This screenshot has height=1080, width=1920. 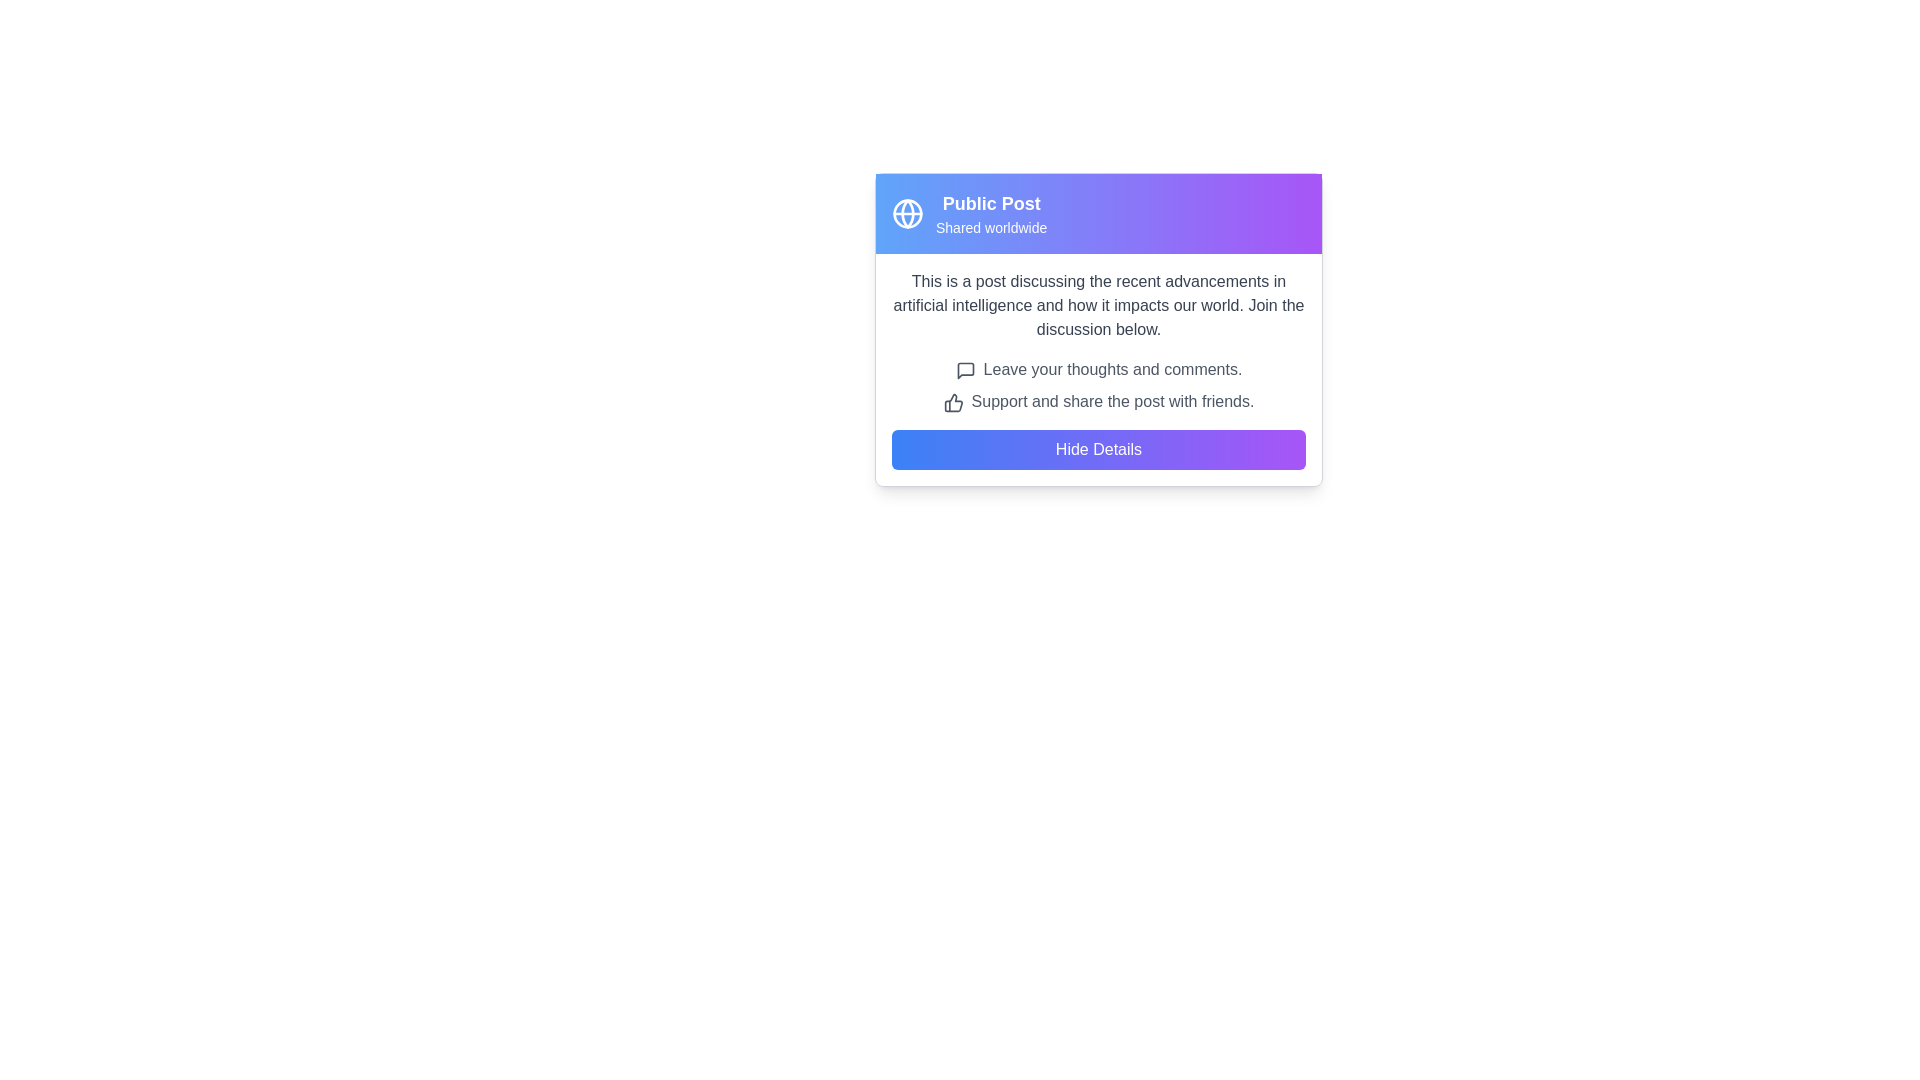 What do you see at coordinates (1098, 401) in the screenshot?
I see `the informational static text element that encourages users to share the post, which is located centrally within the card below the 'Leave your thoughts and comments.' text and above the 'Hide Details' button` at bounding box center [1098, 401].